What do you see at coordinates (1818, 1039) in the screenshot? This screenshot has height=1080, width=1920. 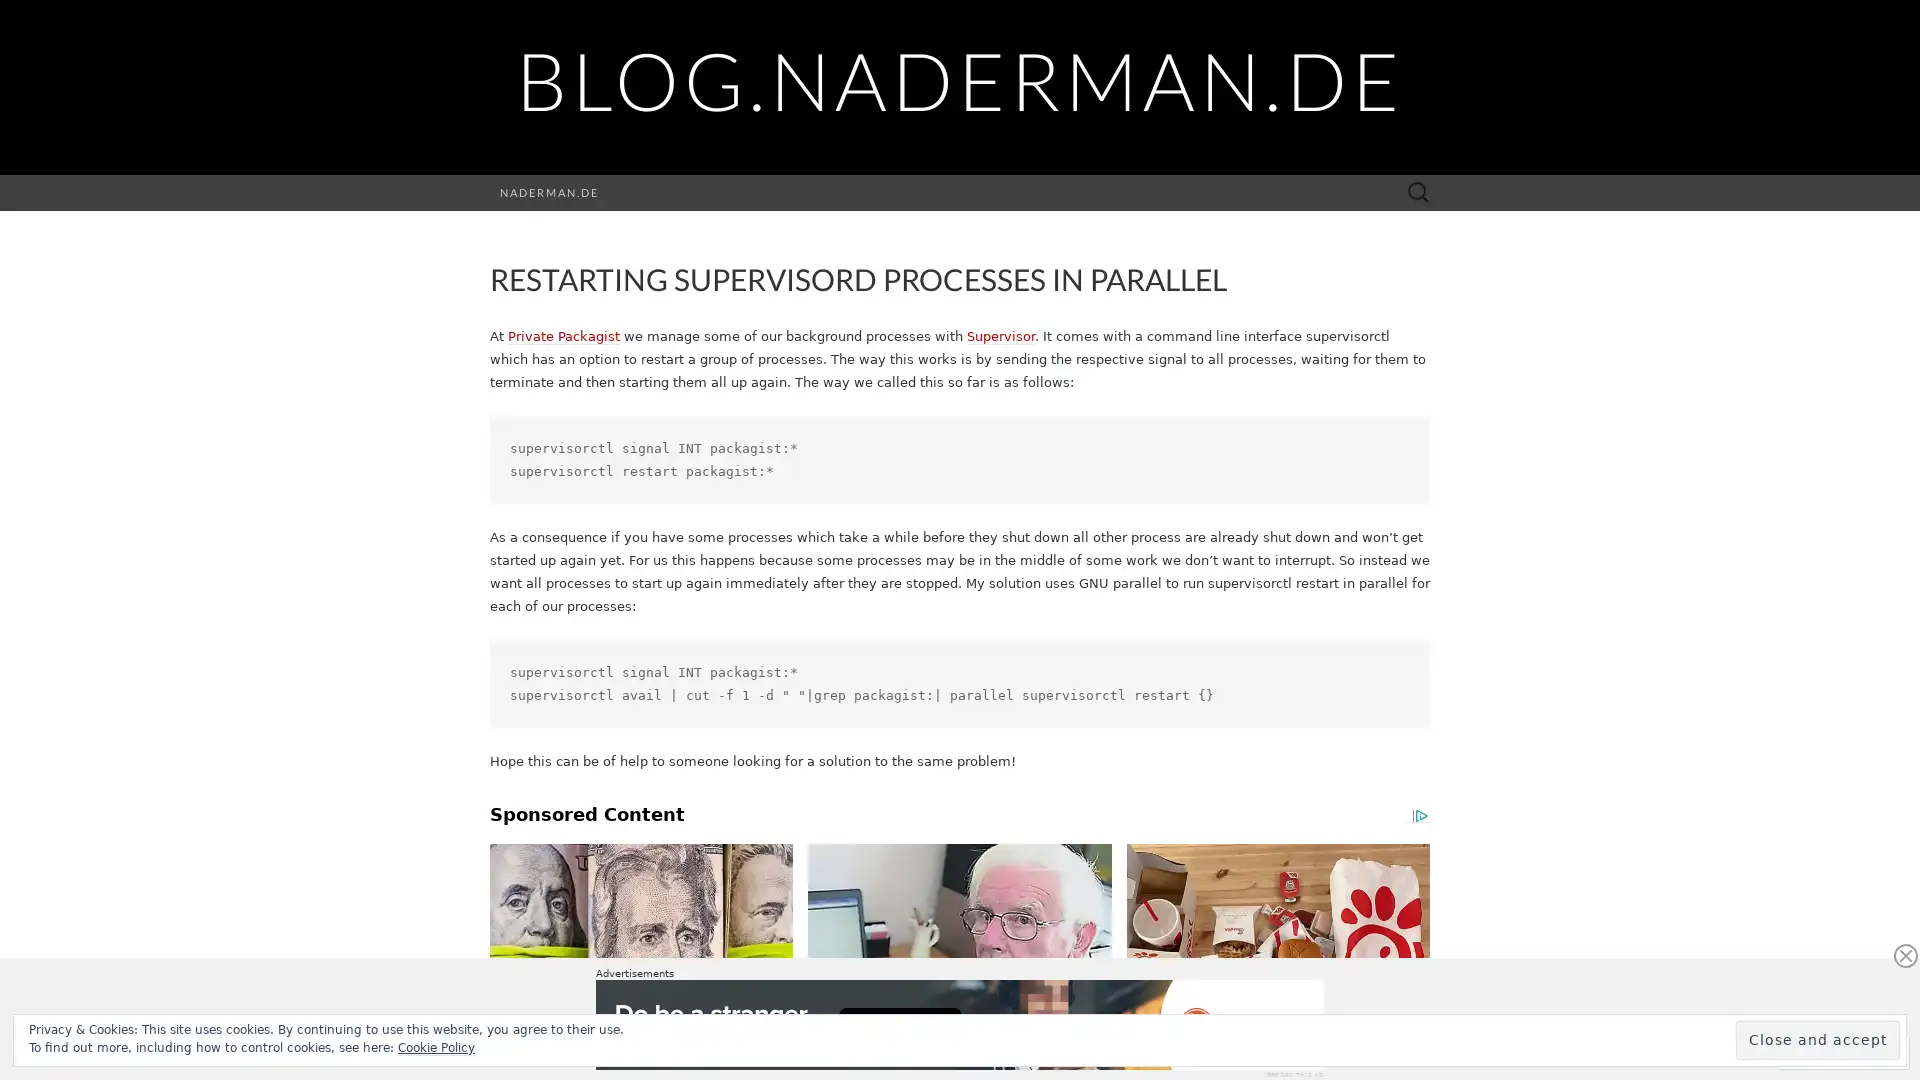 I see `Close and accept` at bounding box center [1818, 1039].